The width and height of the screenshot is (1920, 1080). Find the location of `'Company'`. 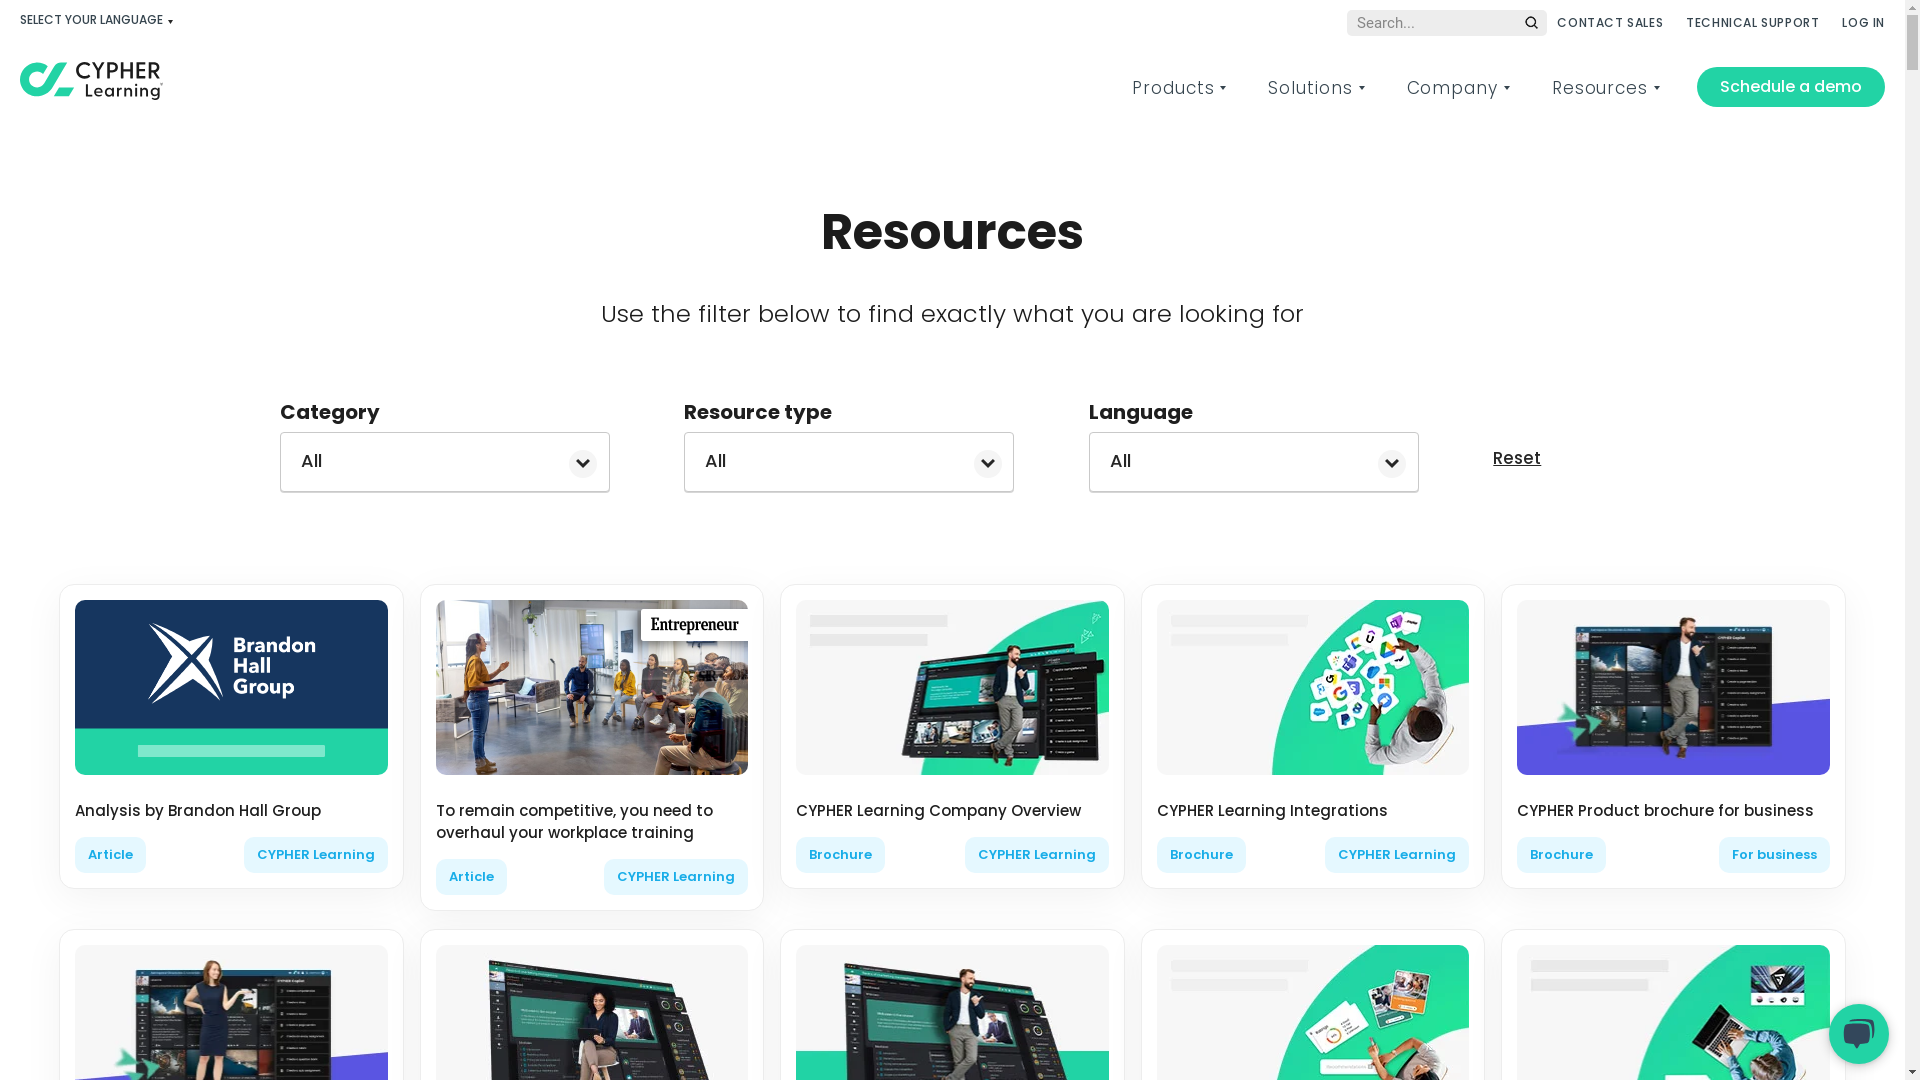

'Company' is located at coordinates (1452, 87).